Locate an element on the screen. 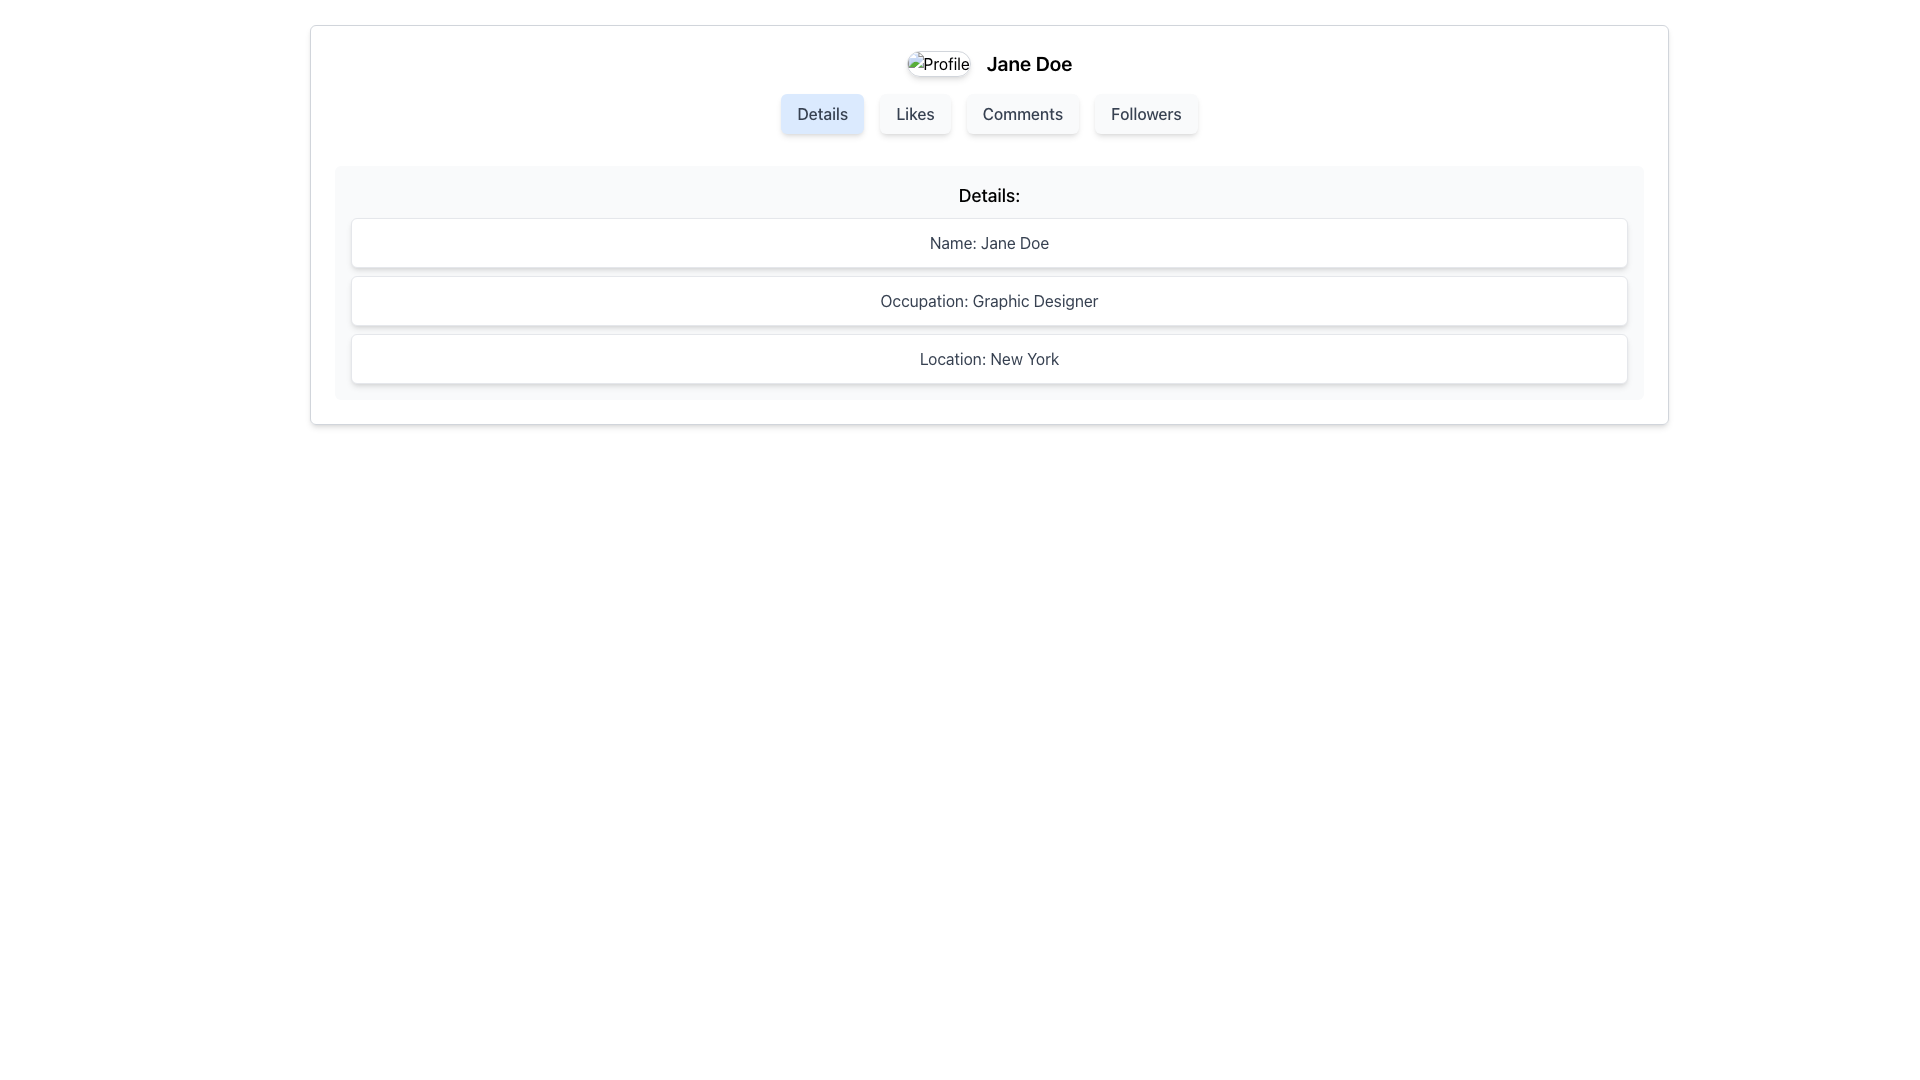  the 'Comments' button, which is the third button in a row of four buttons labeled 'Details', 'Likes', 'Comments', and 'Followers' is located at coordinates (1022, 114).